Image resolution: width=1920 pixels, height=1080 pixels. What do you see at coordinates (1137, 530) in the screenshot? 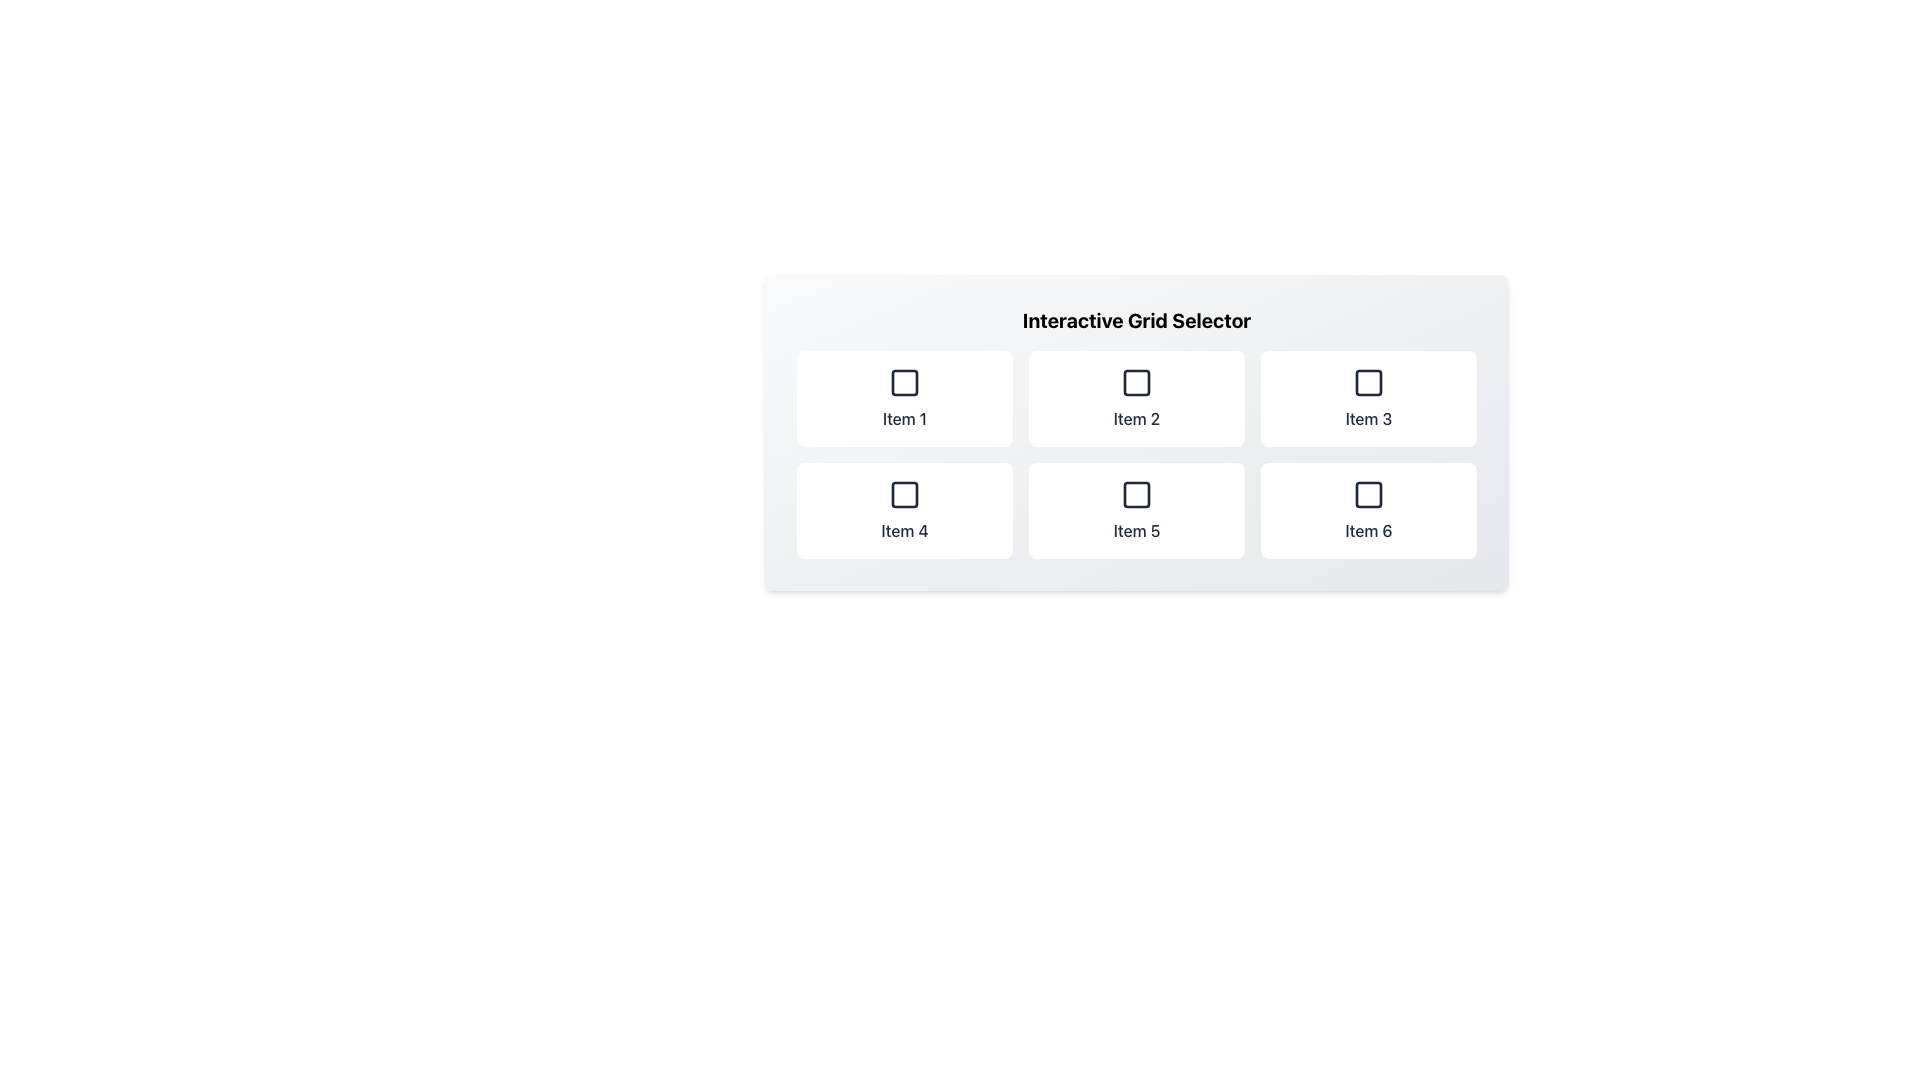
I see `text label displaying 'Item 5' located in the second row, middle column of the grid interface, which is part of a selectable option box` at bounding box center [1137, 530].